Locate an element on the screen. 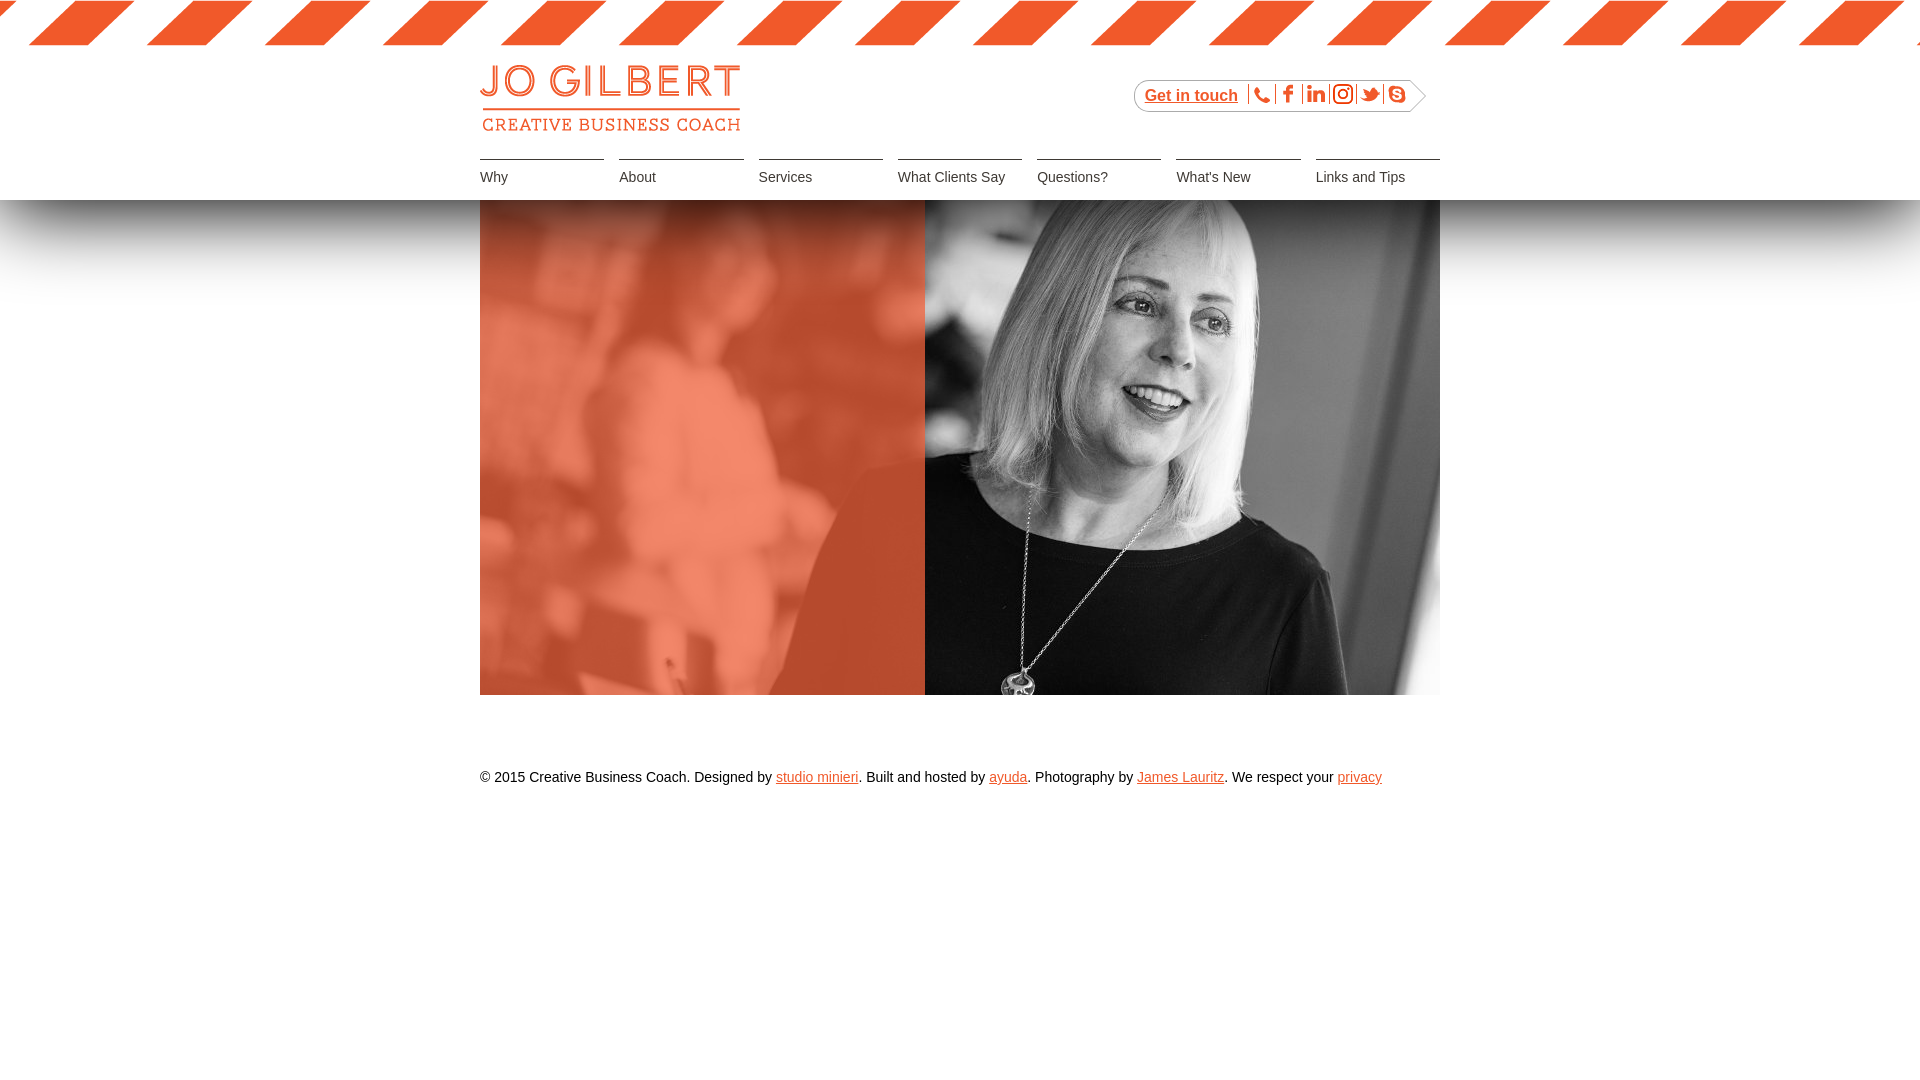  'About' is located at coordinates (681, 195).